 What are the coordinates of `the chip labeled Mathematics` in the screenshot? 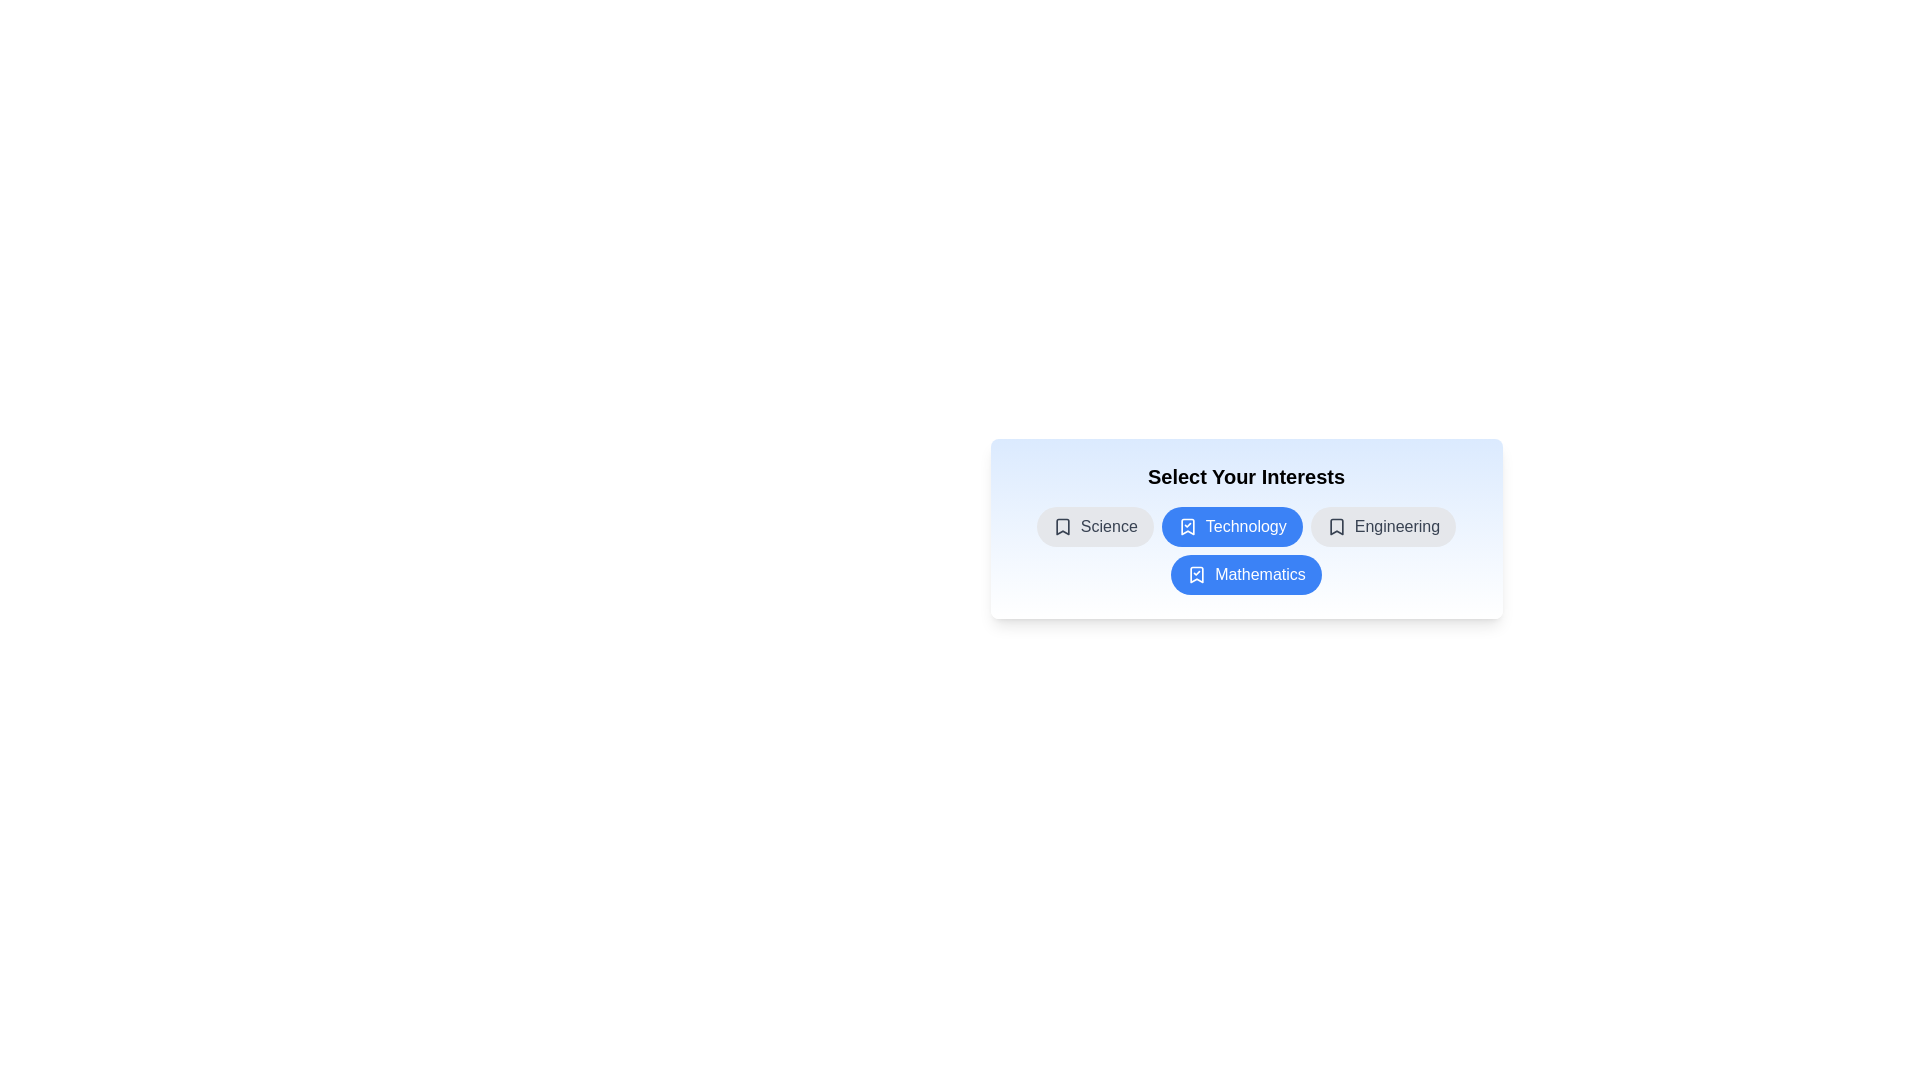 It's located at (1245, 574).